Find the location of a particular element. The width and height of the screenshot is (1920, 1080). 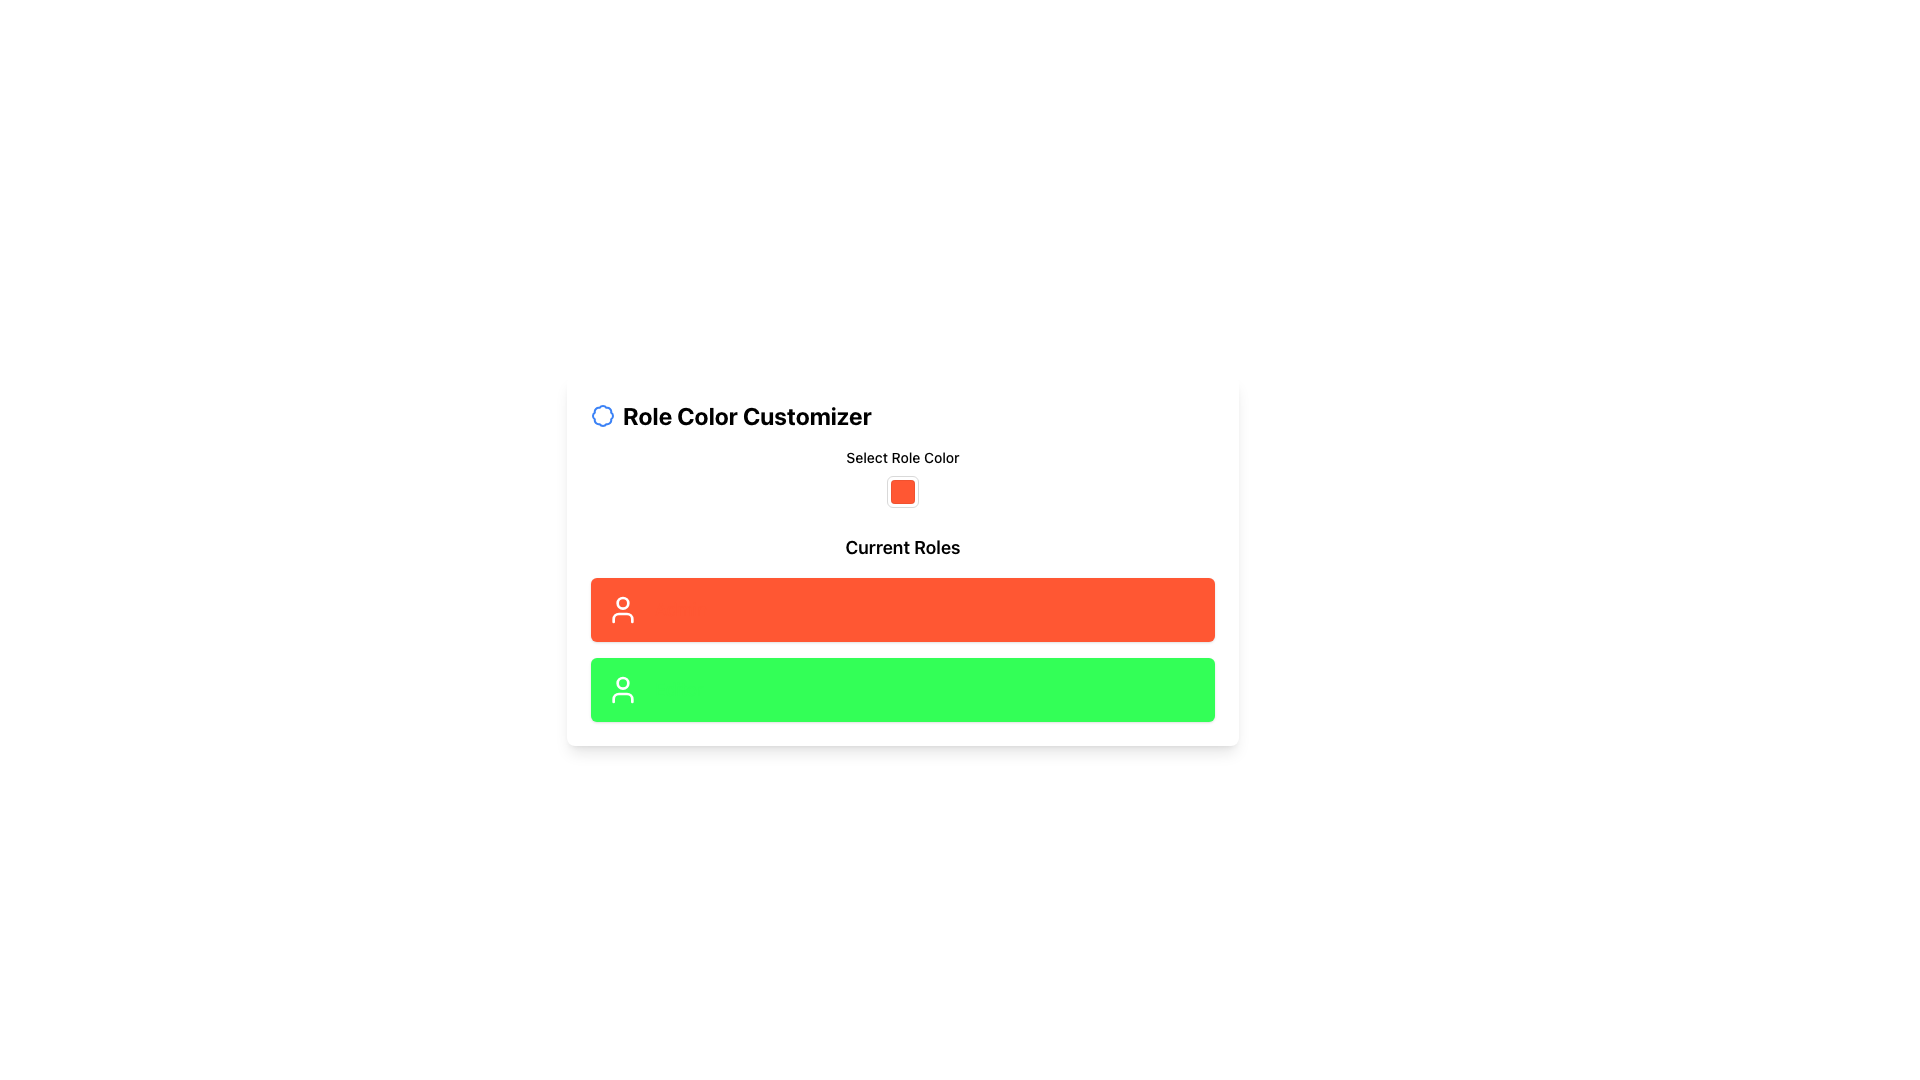

the color display element located under the 'Select Role Color' label and above the 'Current Roles' heading, which visually indicates the chosen color is located at coordinates (901, 492).